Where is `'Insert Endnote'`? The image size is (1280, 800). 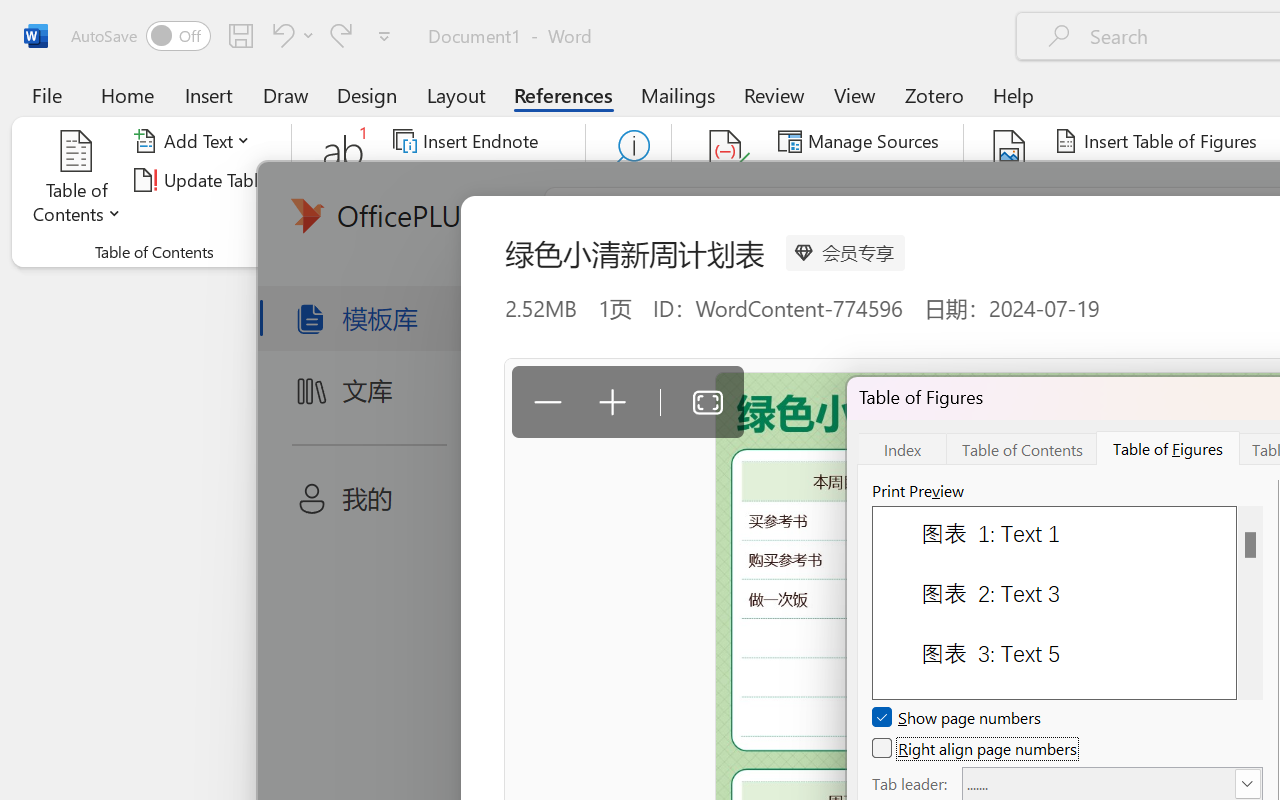
'Insert Endnote' is located at coordinates (467, 141).